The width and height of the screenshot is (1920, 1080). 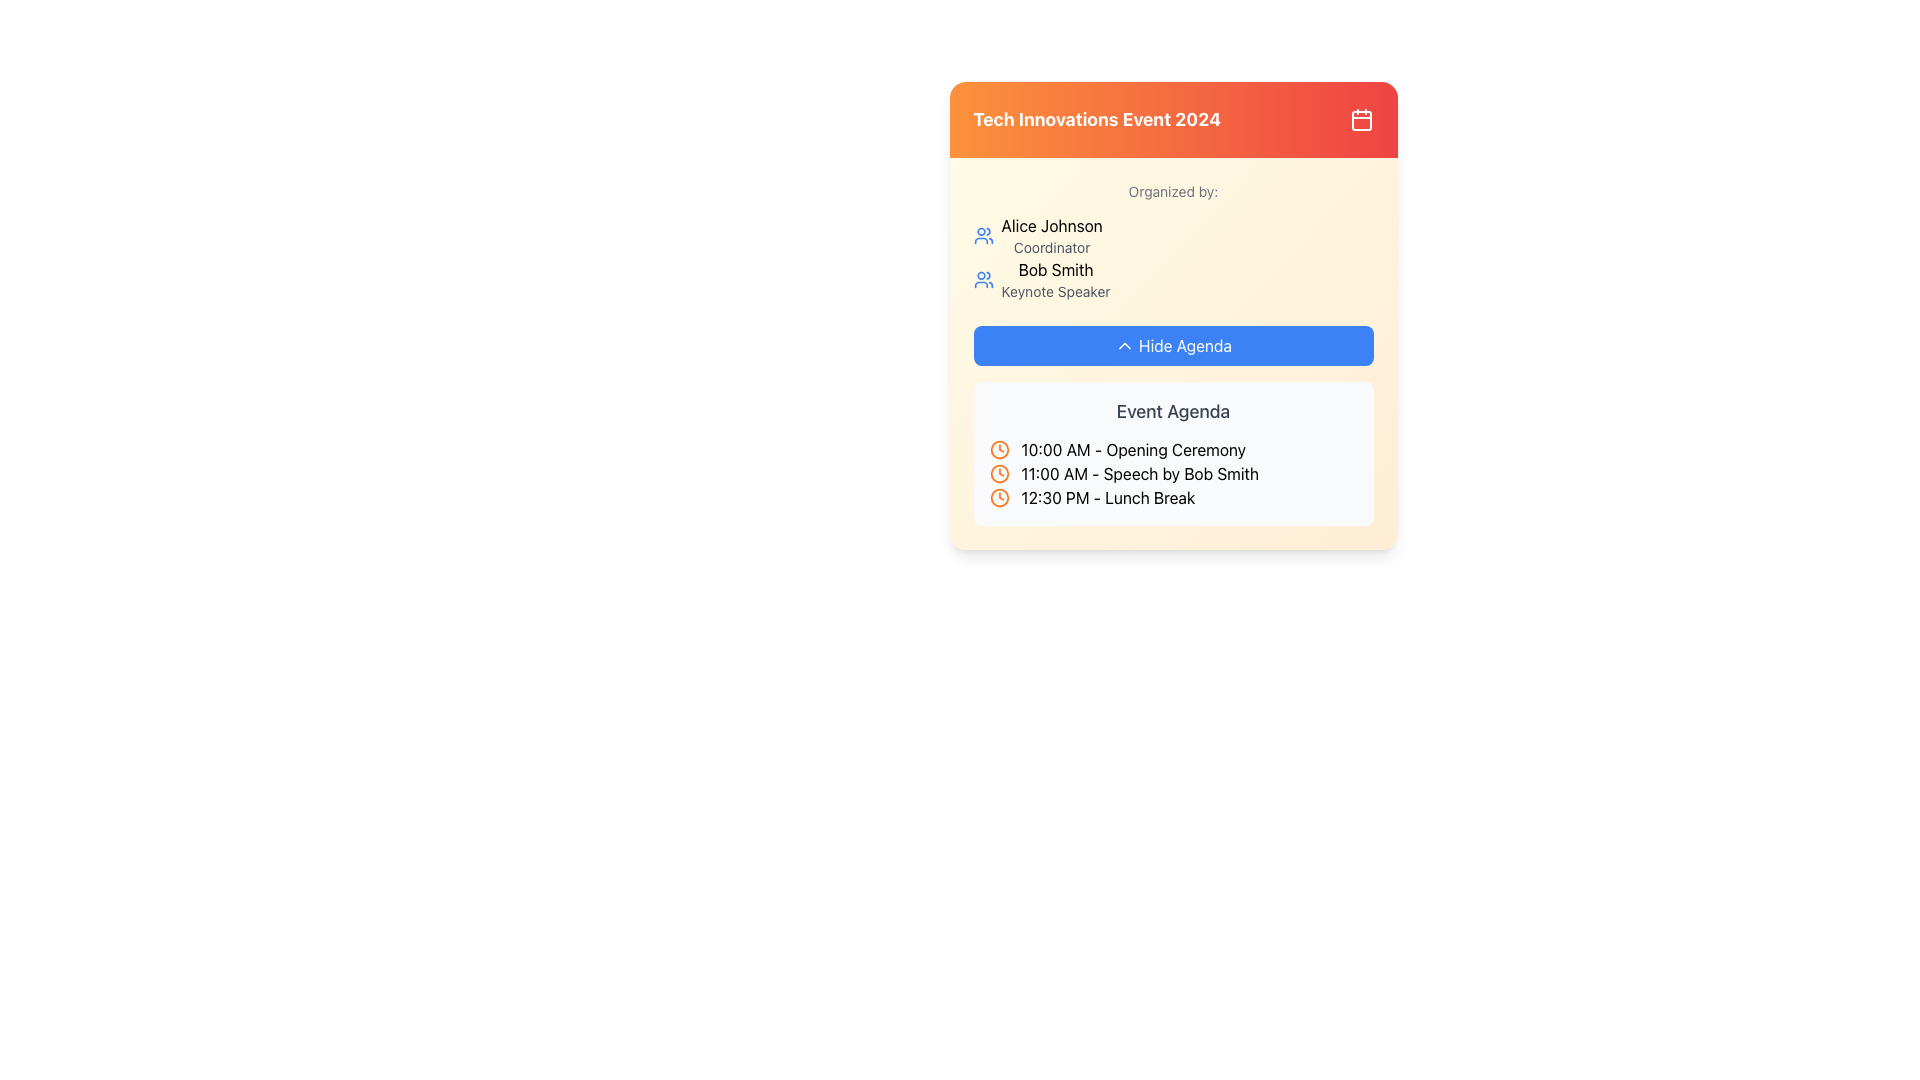 I want to click on the surrounding area of the second list item under the 'Event Agenda' section to interact with the event information for 'Speech by Bob Smith.', so click(x=1173, y=474).